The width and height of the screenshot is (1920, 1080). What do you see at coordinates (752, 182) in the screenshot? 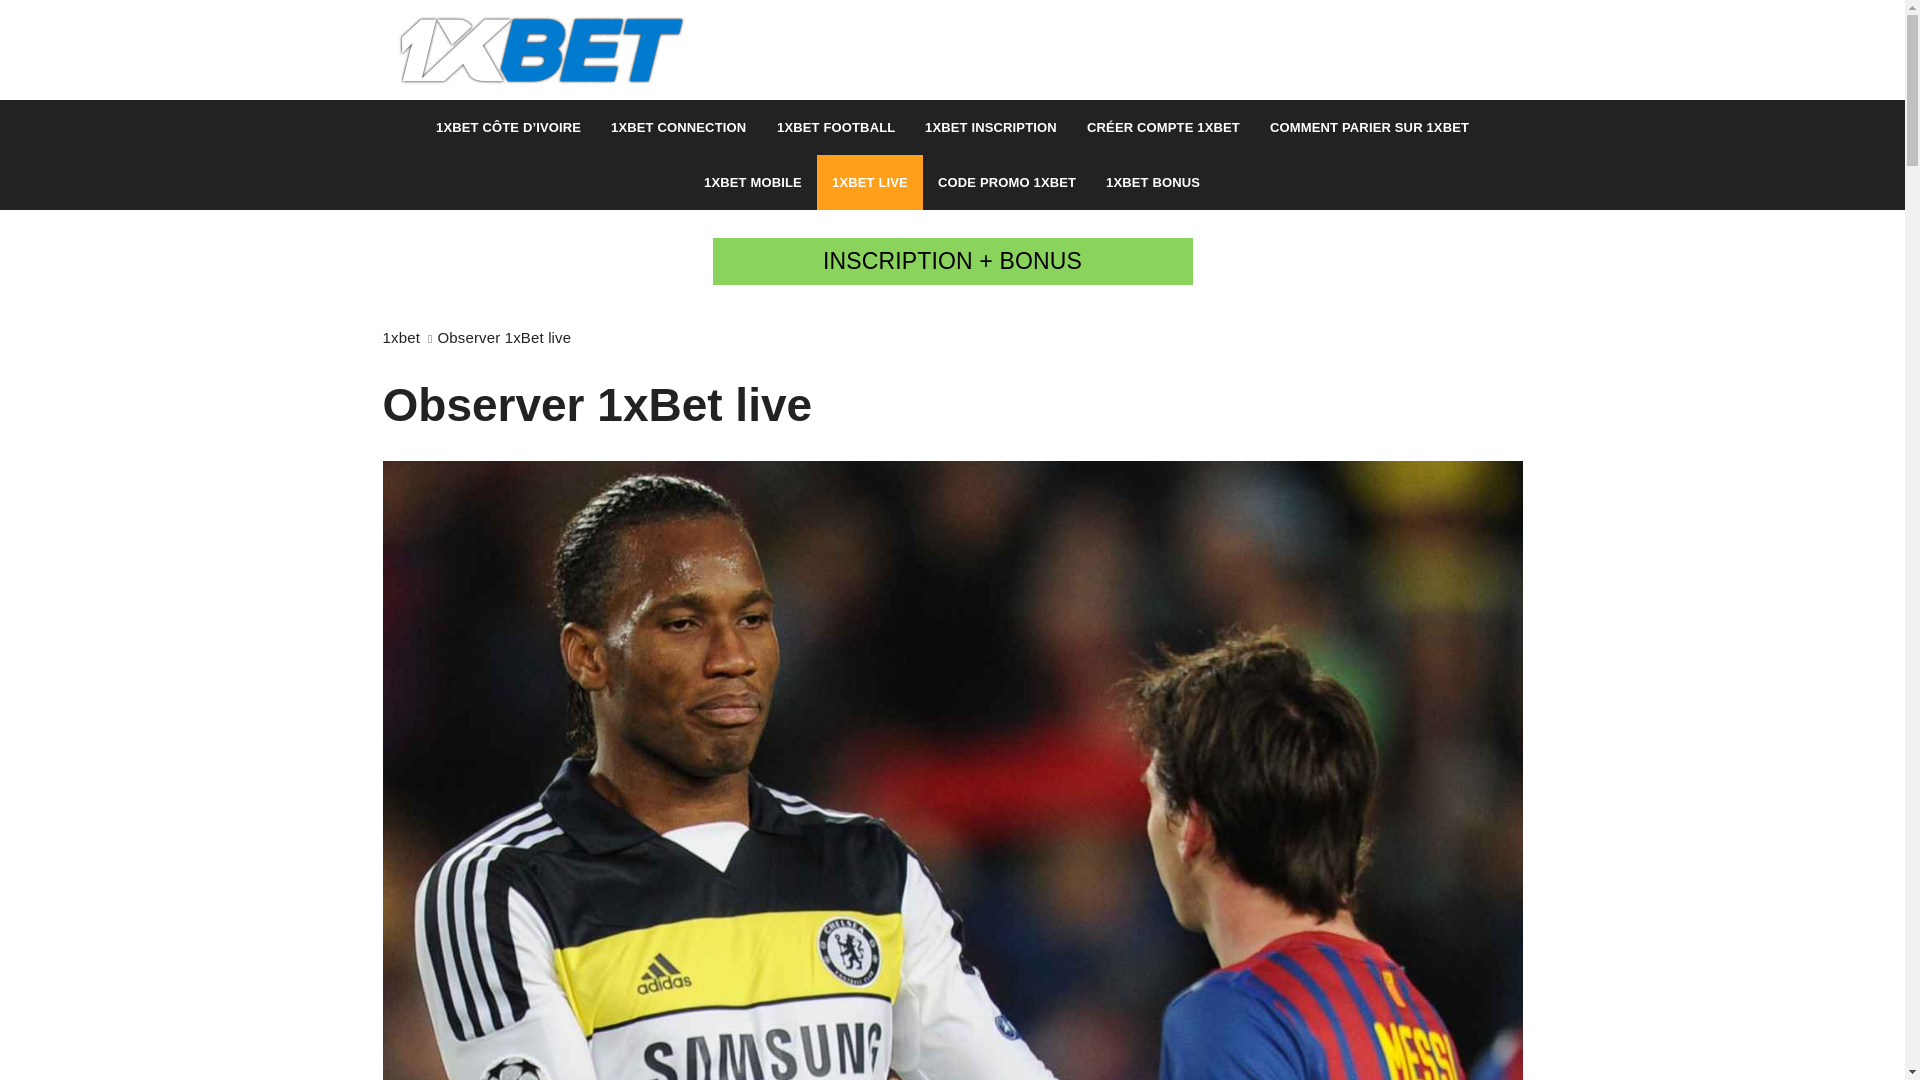
I see `'1XBET MOBILE'` at bounding box center [752, 182].